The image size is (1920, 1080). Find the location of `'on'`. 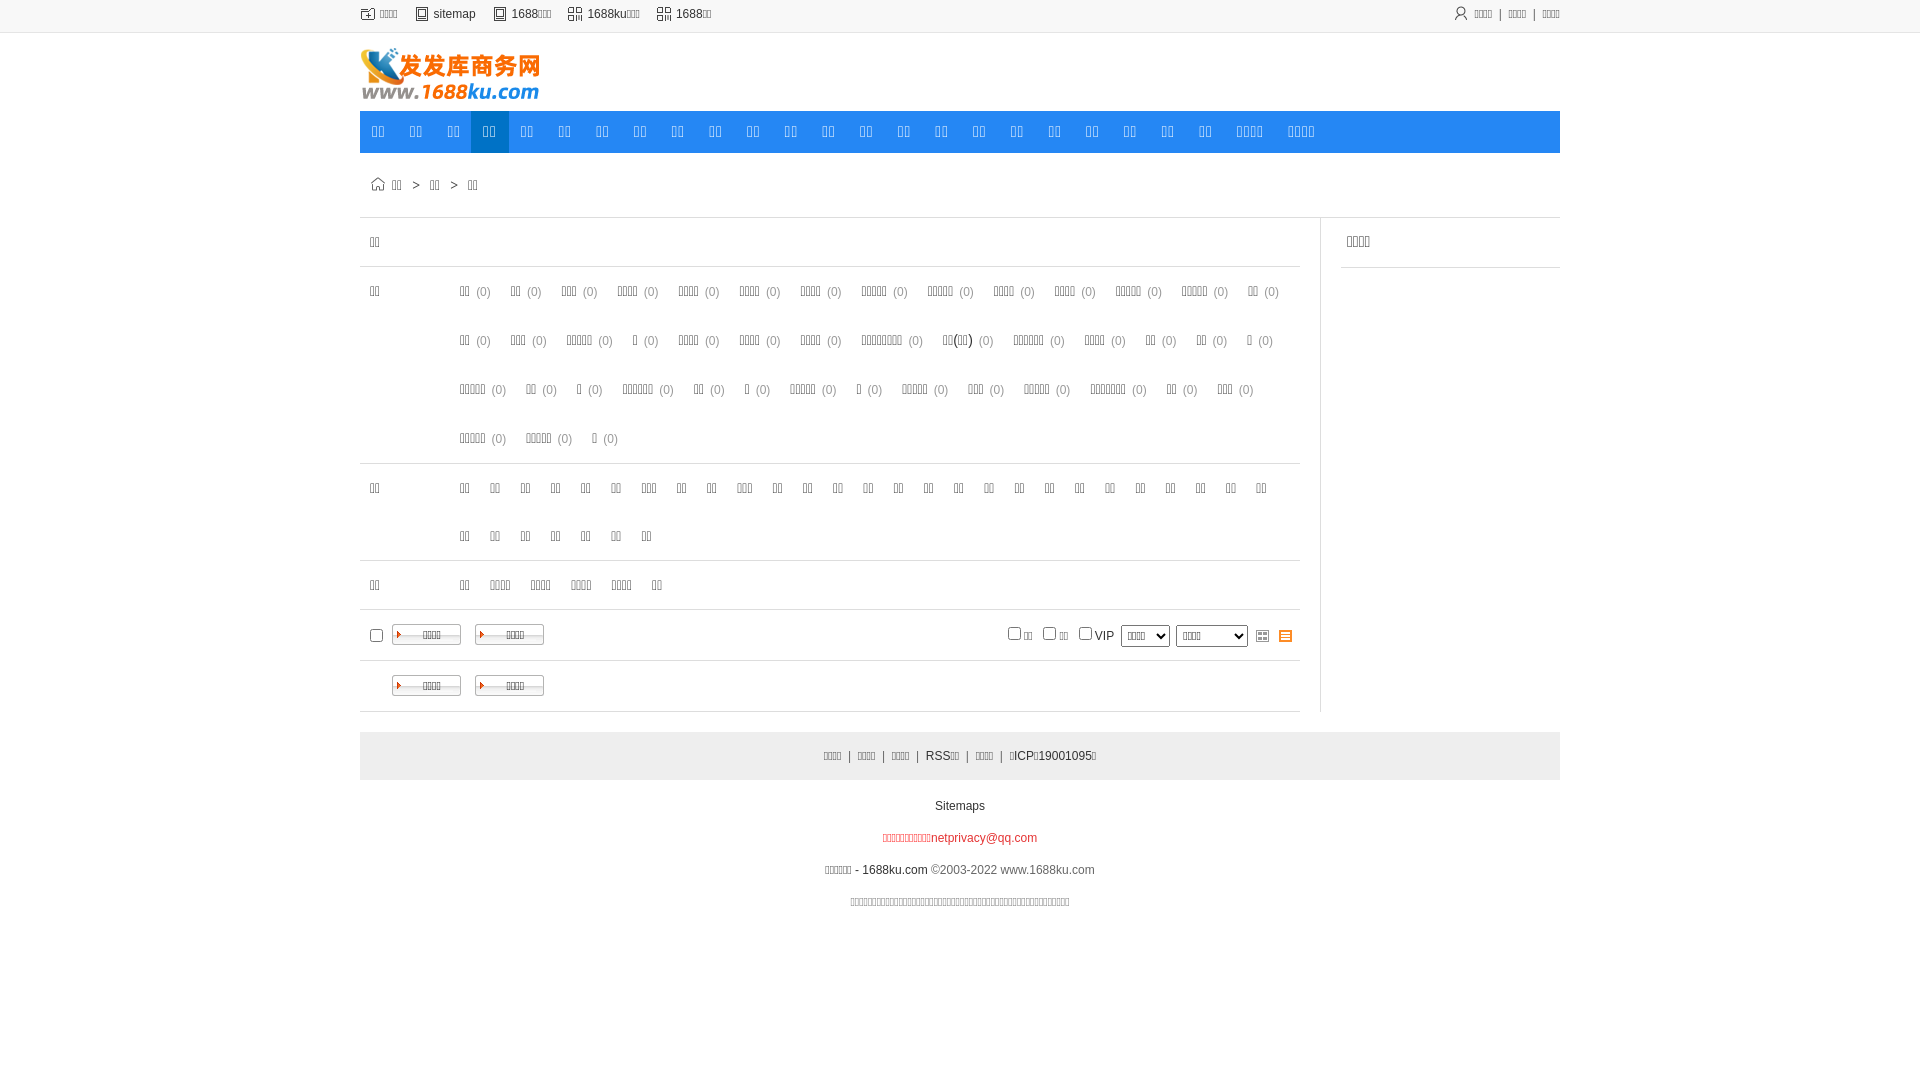

'on' is located at coordinates (1084, 632).